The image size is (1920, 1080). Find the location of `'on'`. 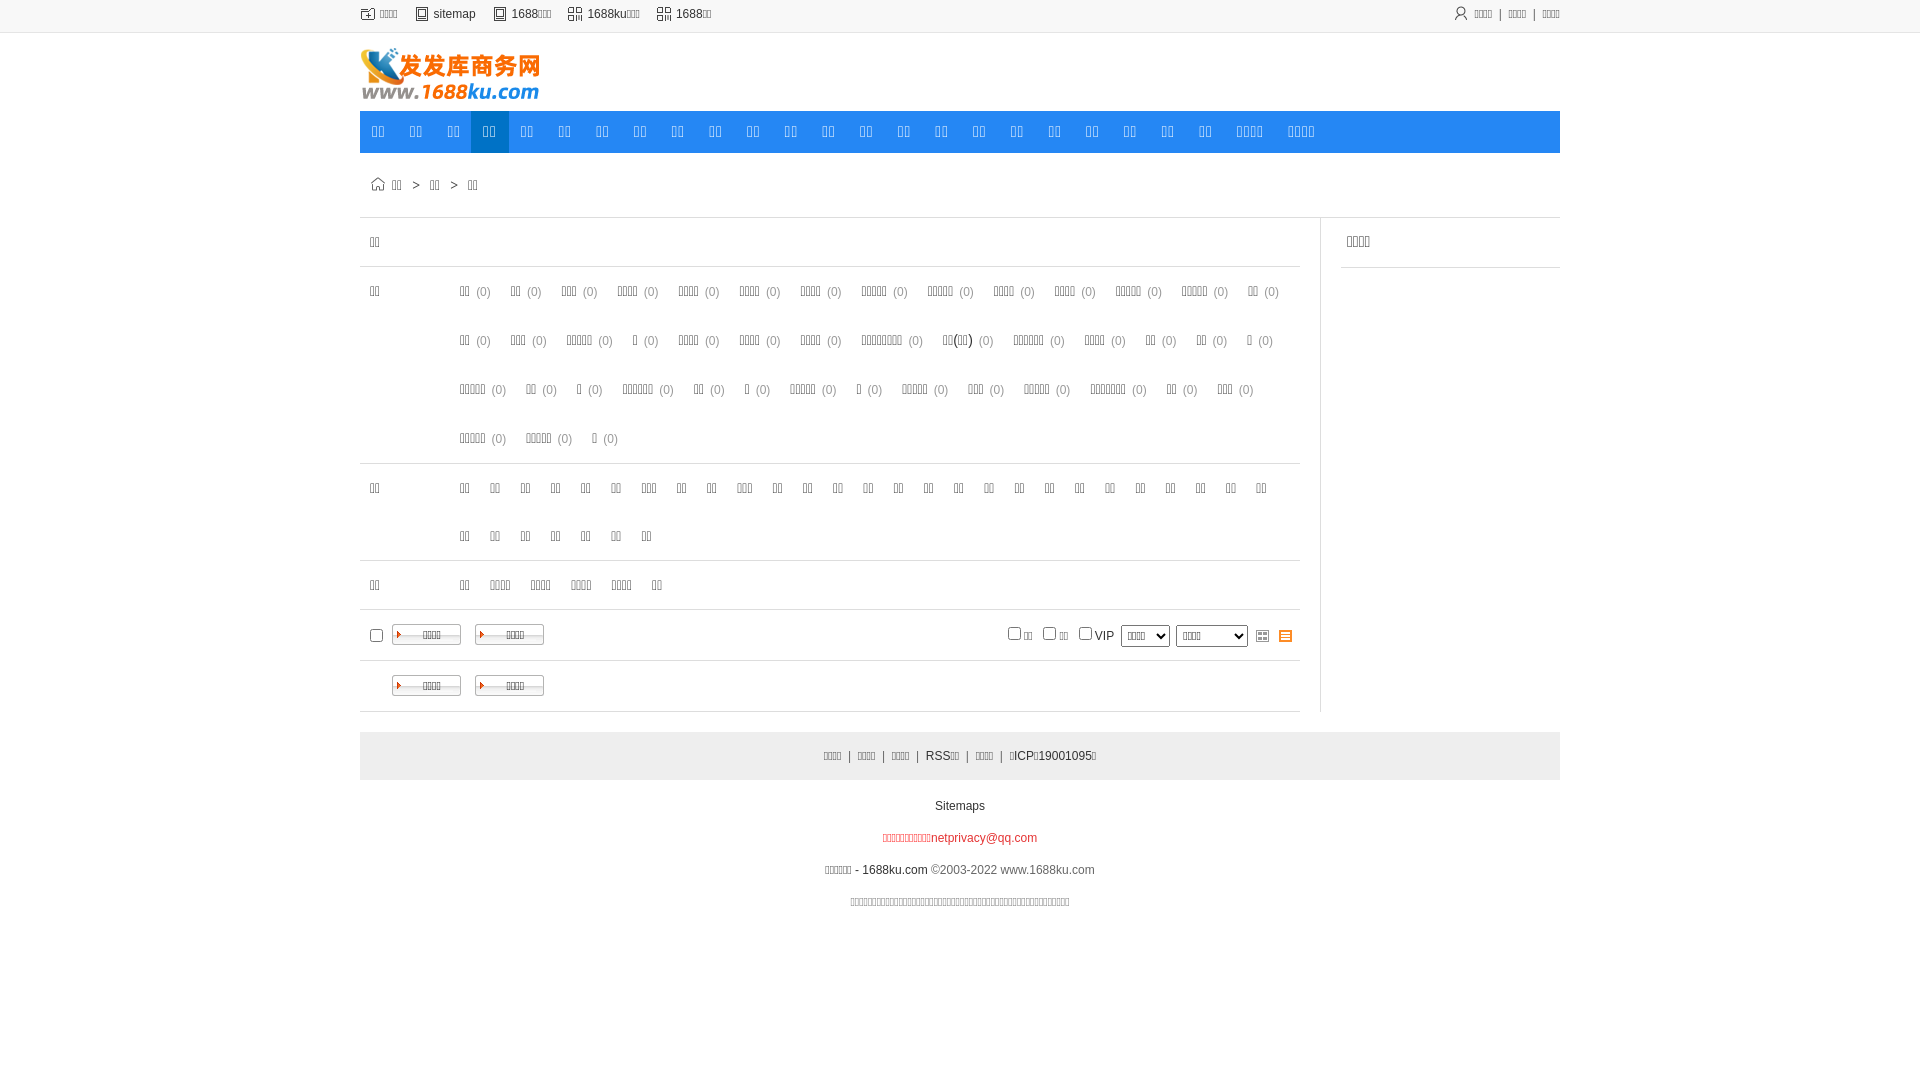

'on' is located at coordinates (1084, 632).